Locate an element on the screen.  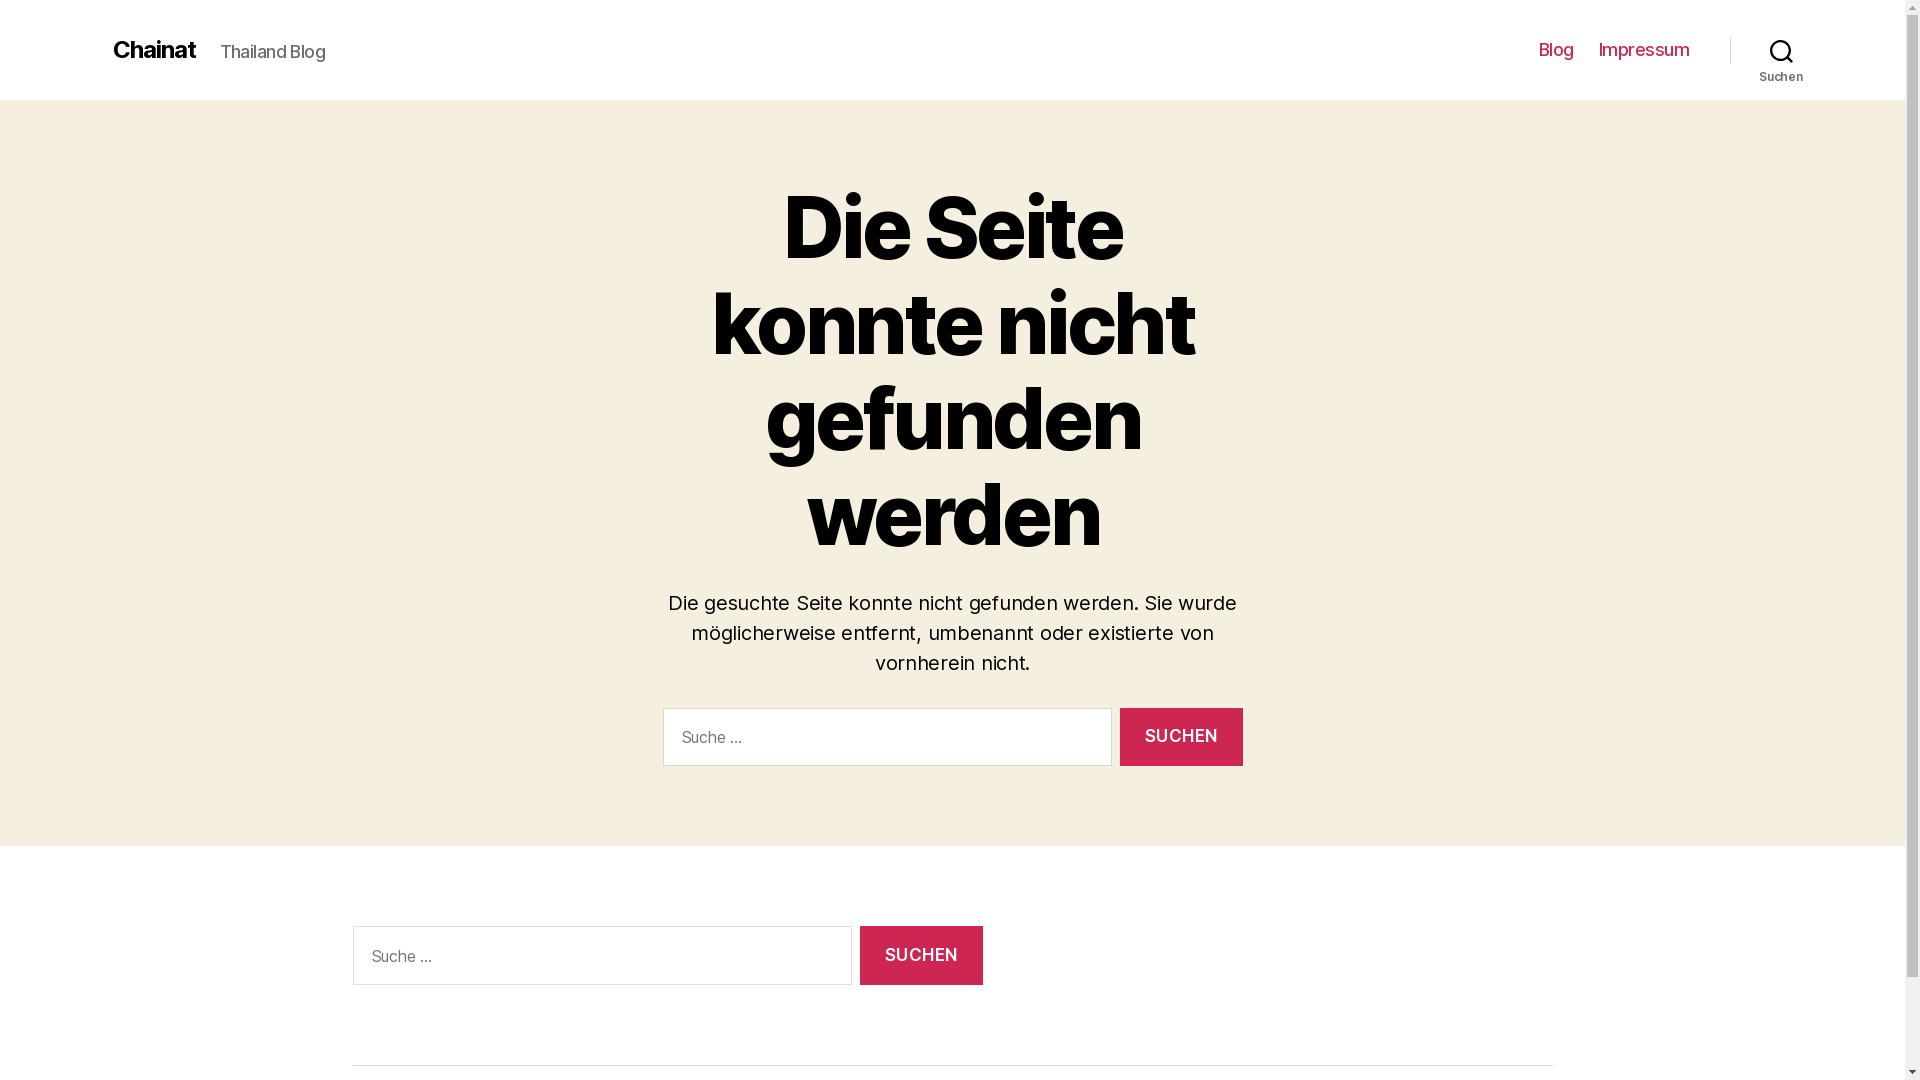
'Blog' is located at coordinates (1555, 49).